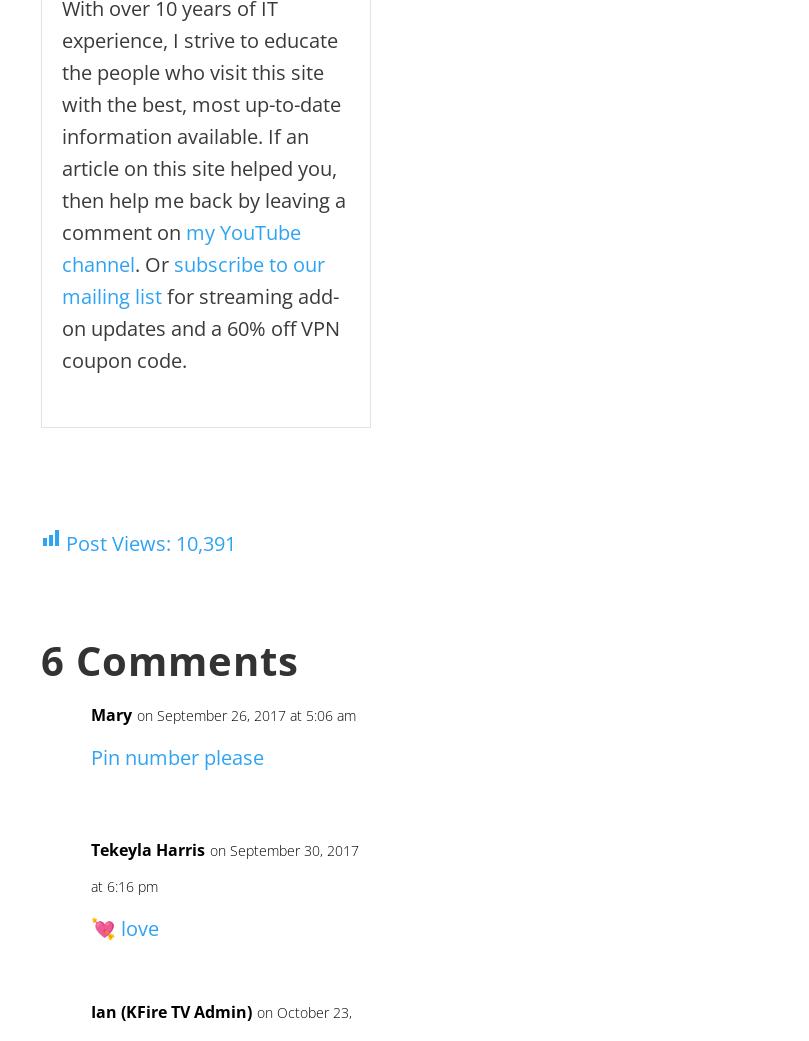 This screenshot has width=809, height=1041. What do you see at coordinates (135, 263) in the screenshot?
I see `'.  Or'` at bounding box center [135, 263].